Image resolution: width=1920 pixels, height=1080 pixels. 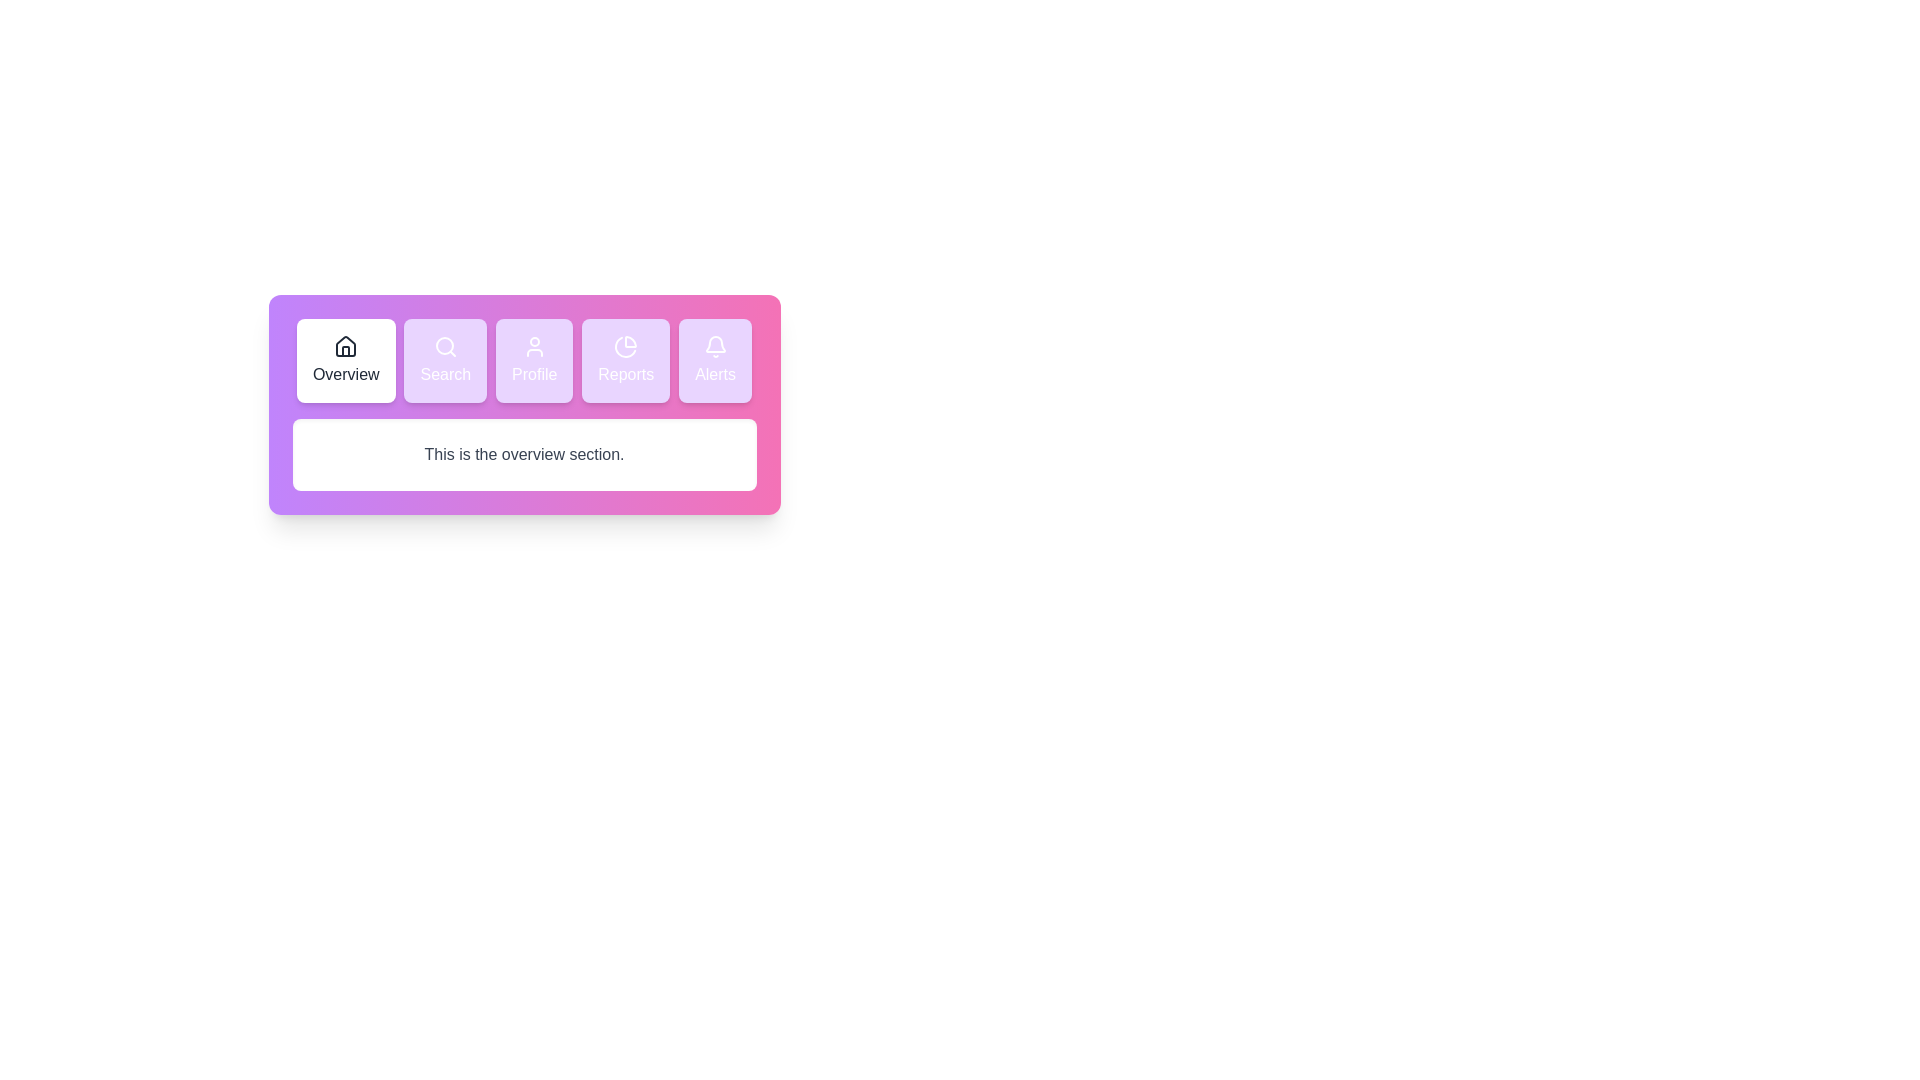 I want to click on the text label displaying 'Alerts', located below the bell icon in the top right horizontal menu, so click(x=715, y=374).